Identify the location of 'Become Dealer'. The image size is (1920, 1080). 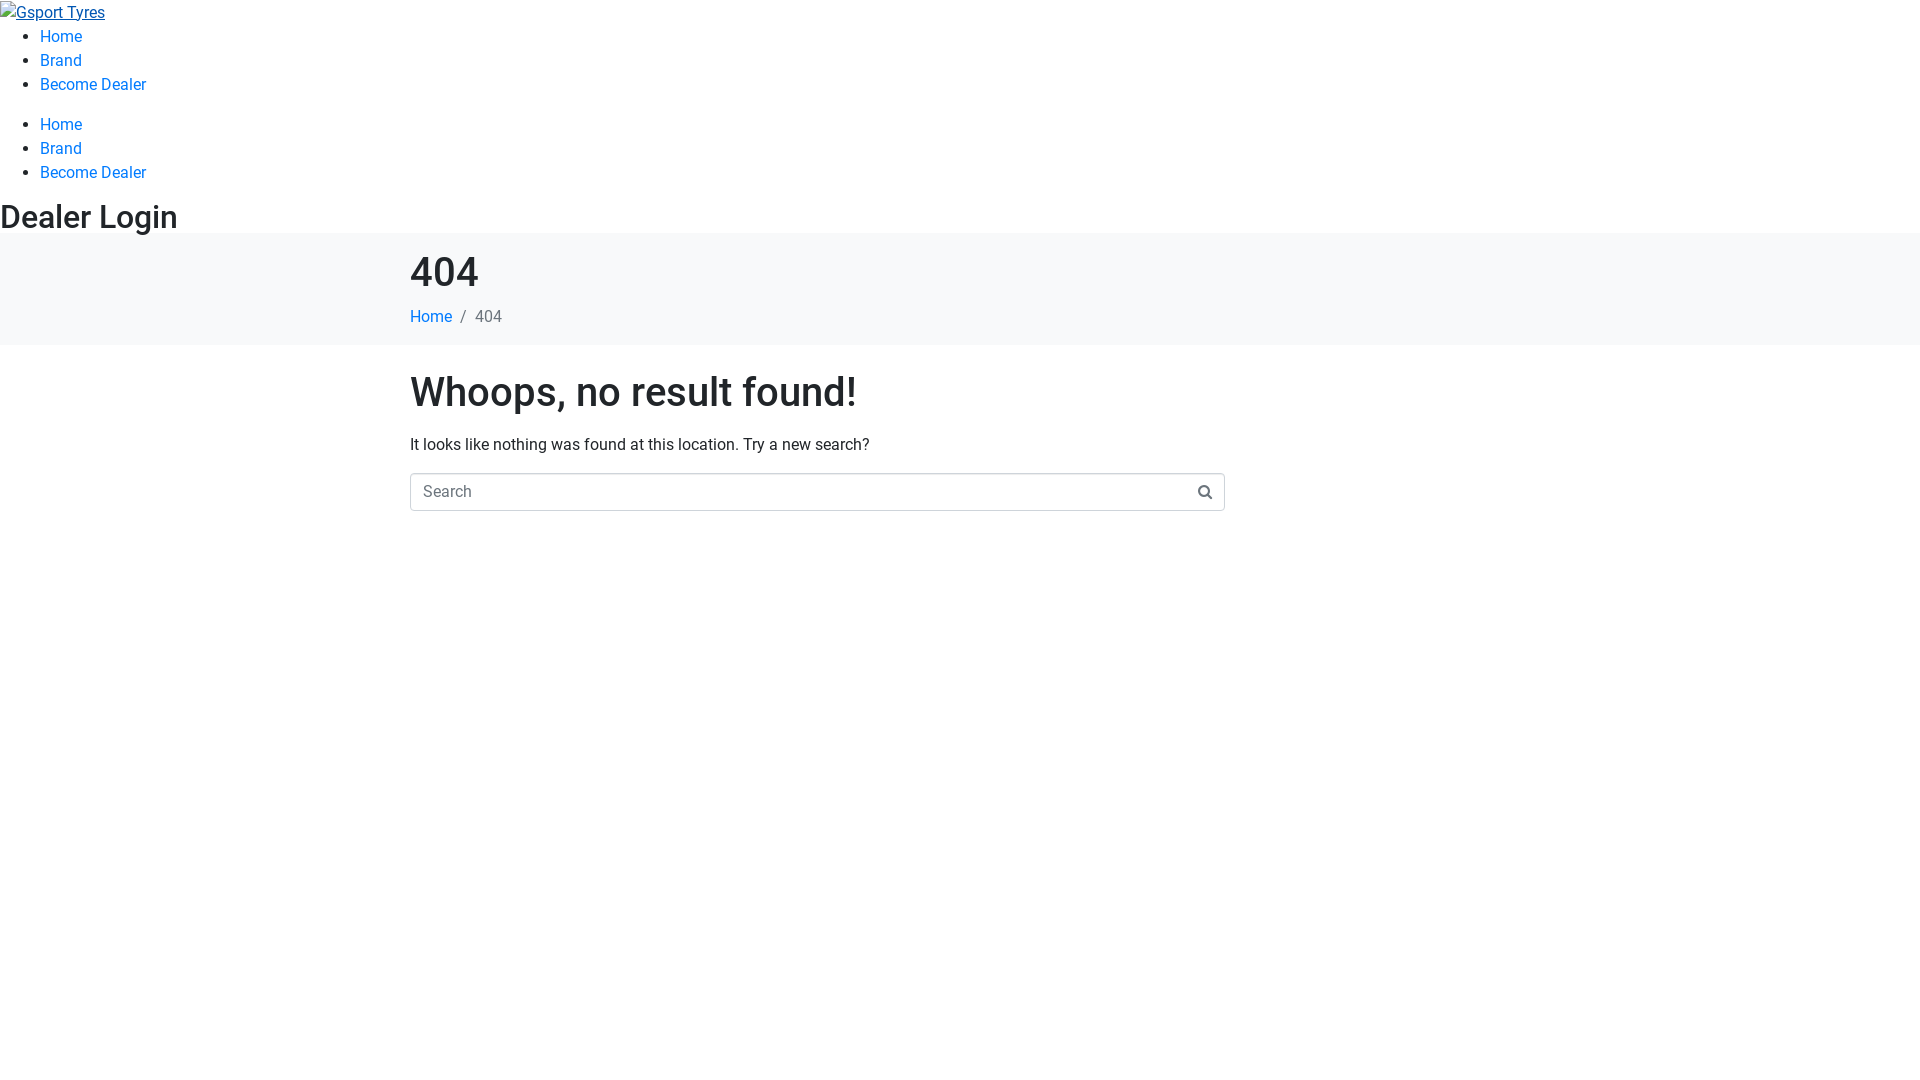
(91, 171).